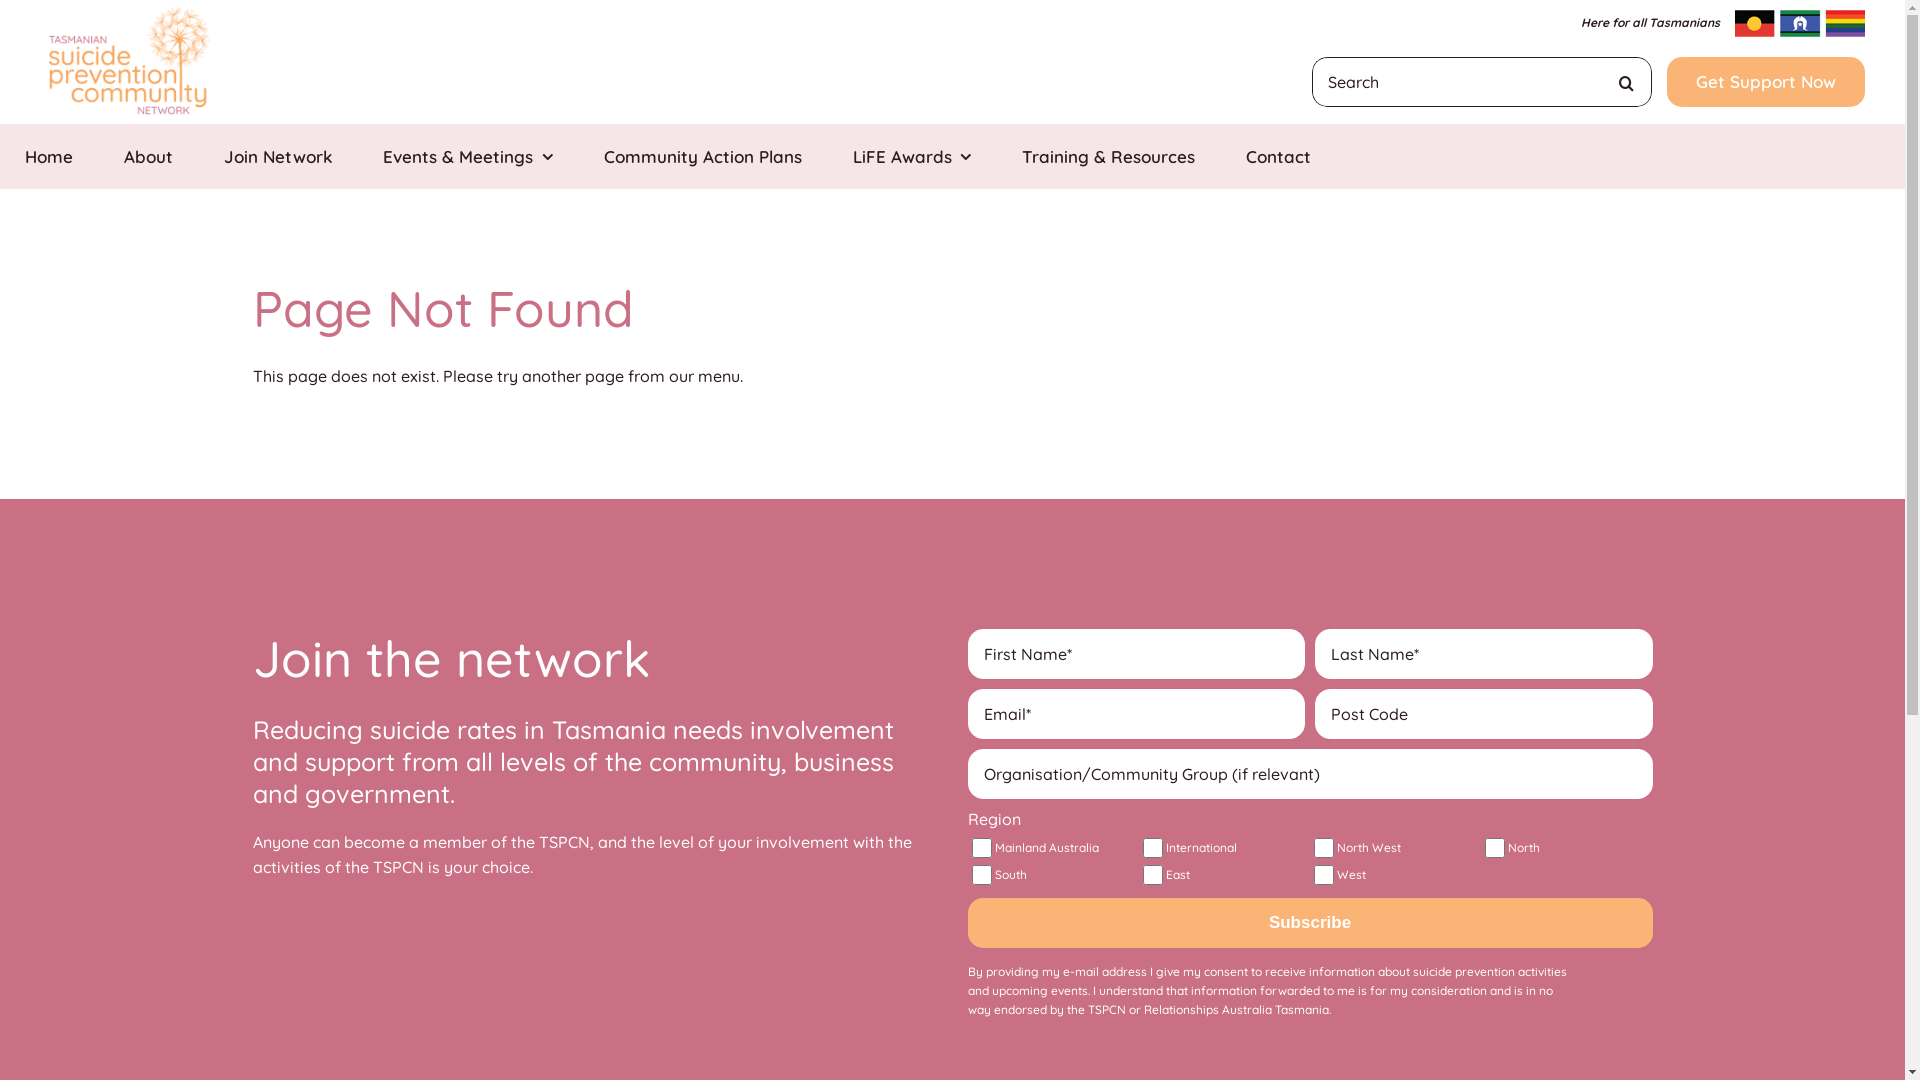  What do you see at coordinates (466, 155) in the screenshot?
I see `'Events & Meetings'` at bounding box center [466, 155].